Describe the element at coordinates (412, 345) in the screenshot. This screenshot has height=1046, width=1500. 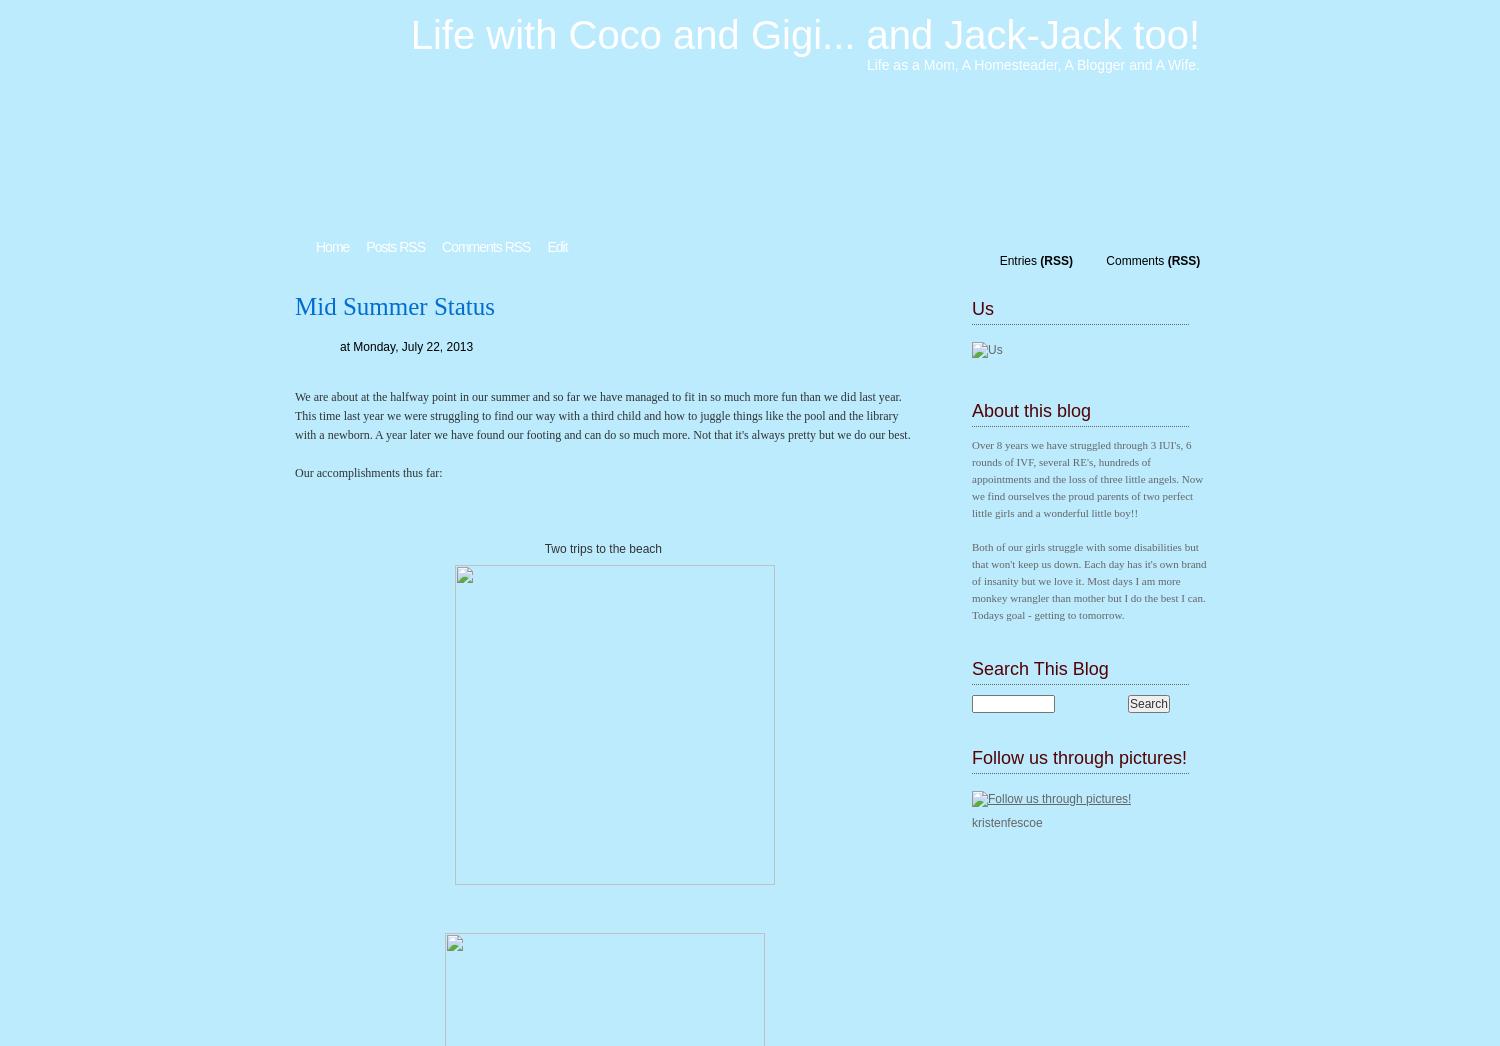
I see `'Monday, July 22, 2013'` at that location.